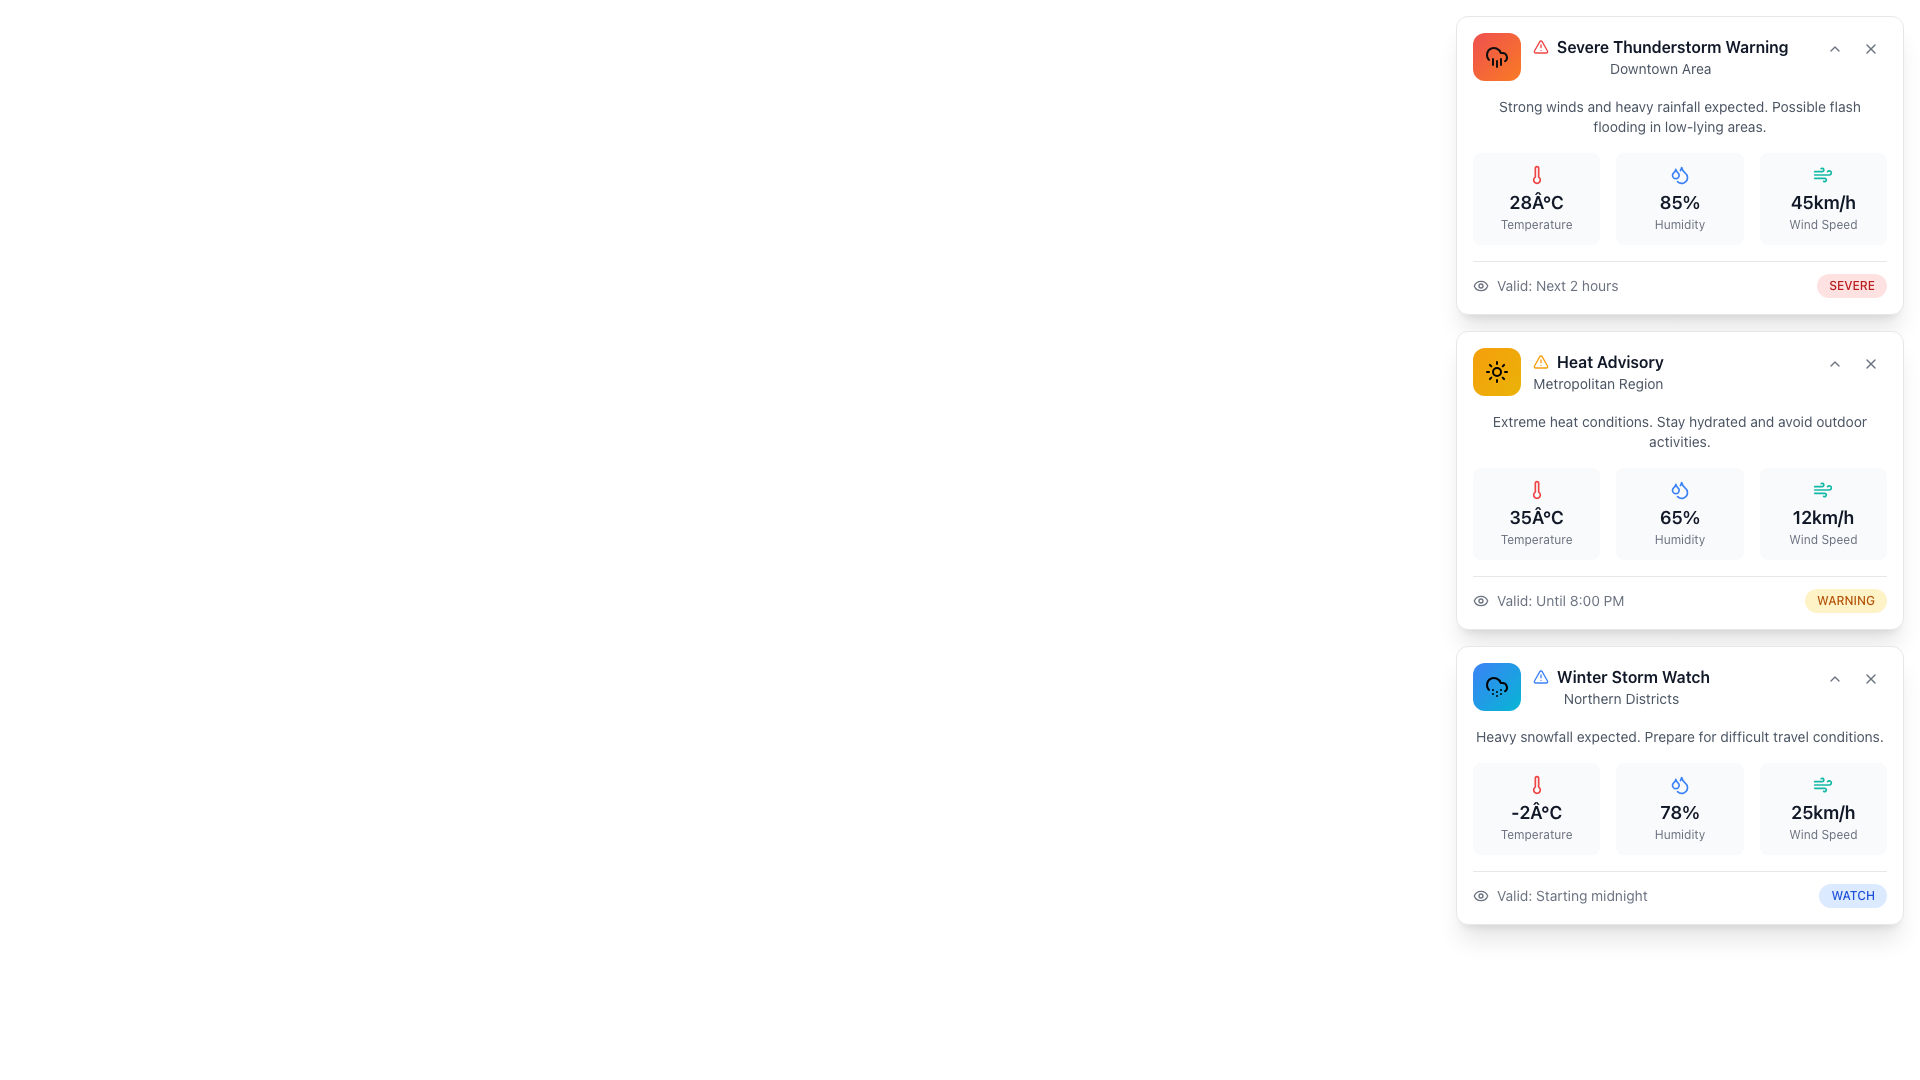 The width and height of the screenshot is (1920, 1080). I want to click on the weather alert notification block indicating a heat advisory for the metropolitan region, positioned as the second card in the stack, so click(1597, 371).